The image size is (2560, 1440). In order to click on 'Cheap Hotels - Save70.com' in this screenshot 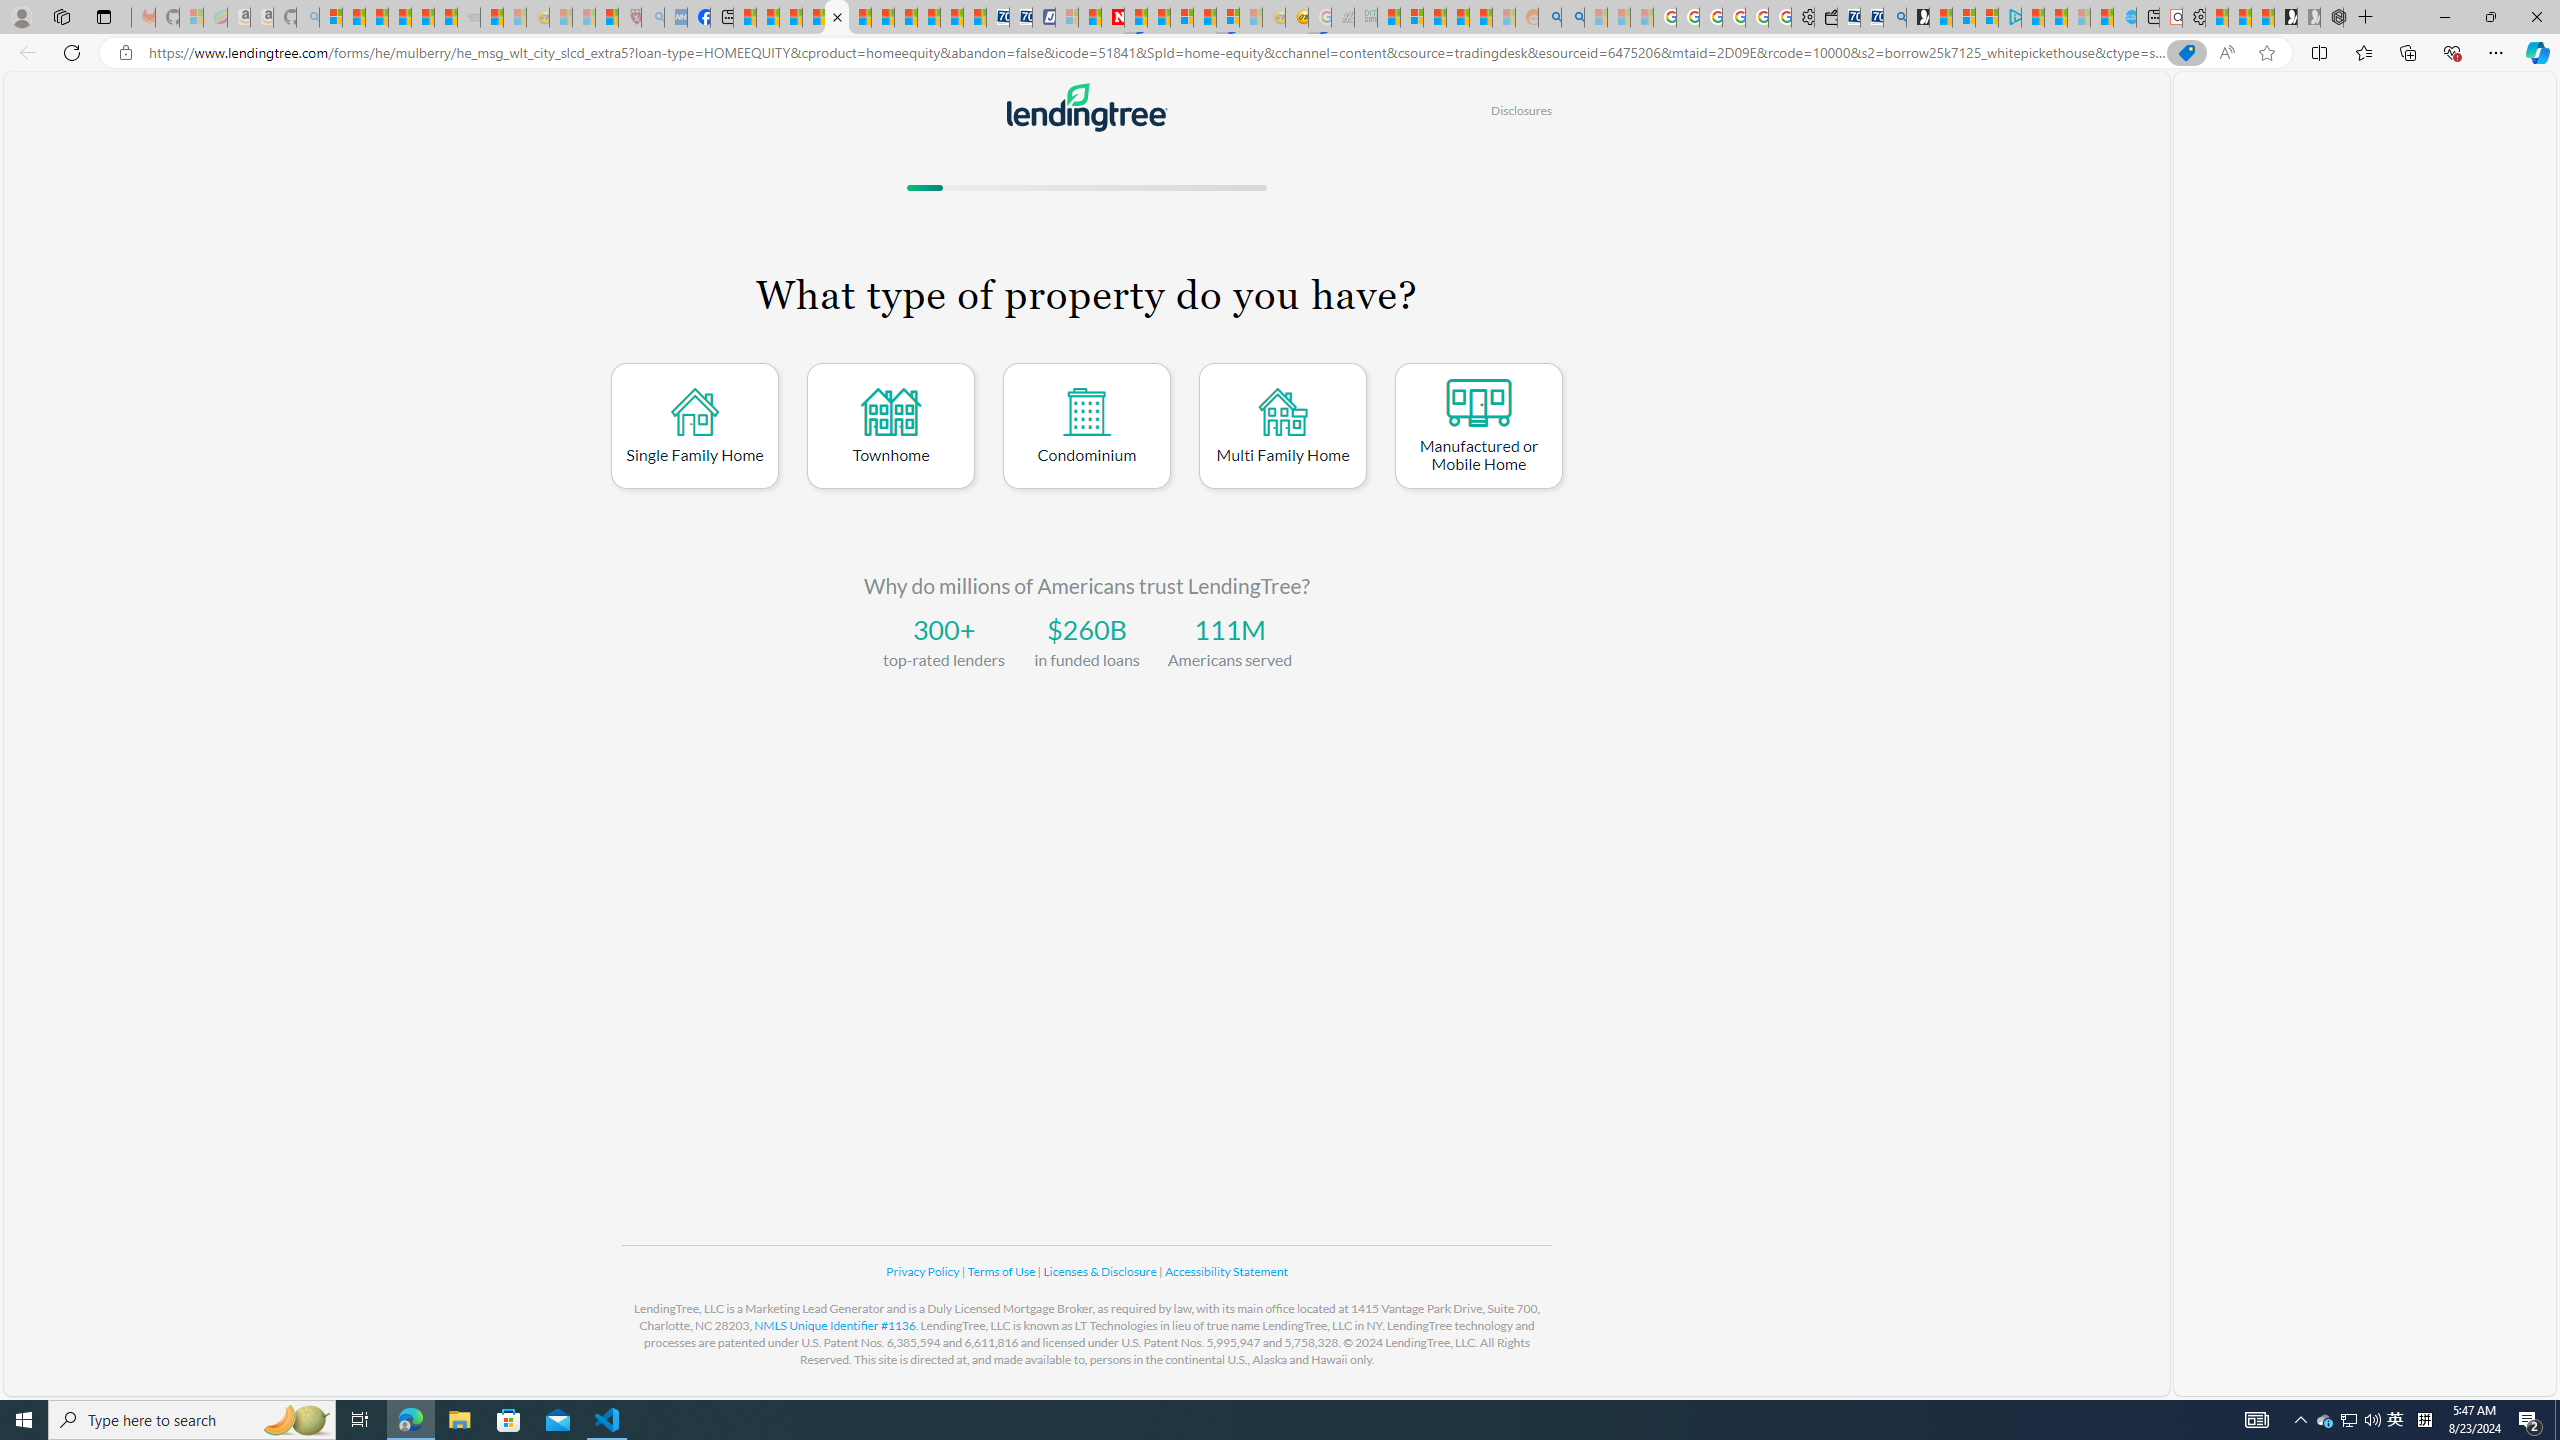, I will do `click(1020, 16)`.